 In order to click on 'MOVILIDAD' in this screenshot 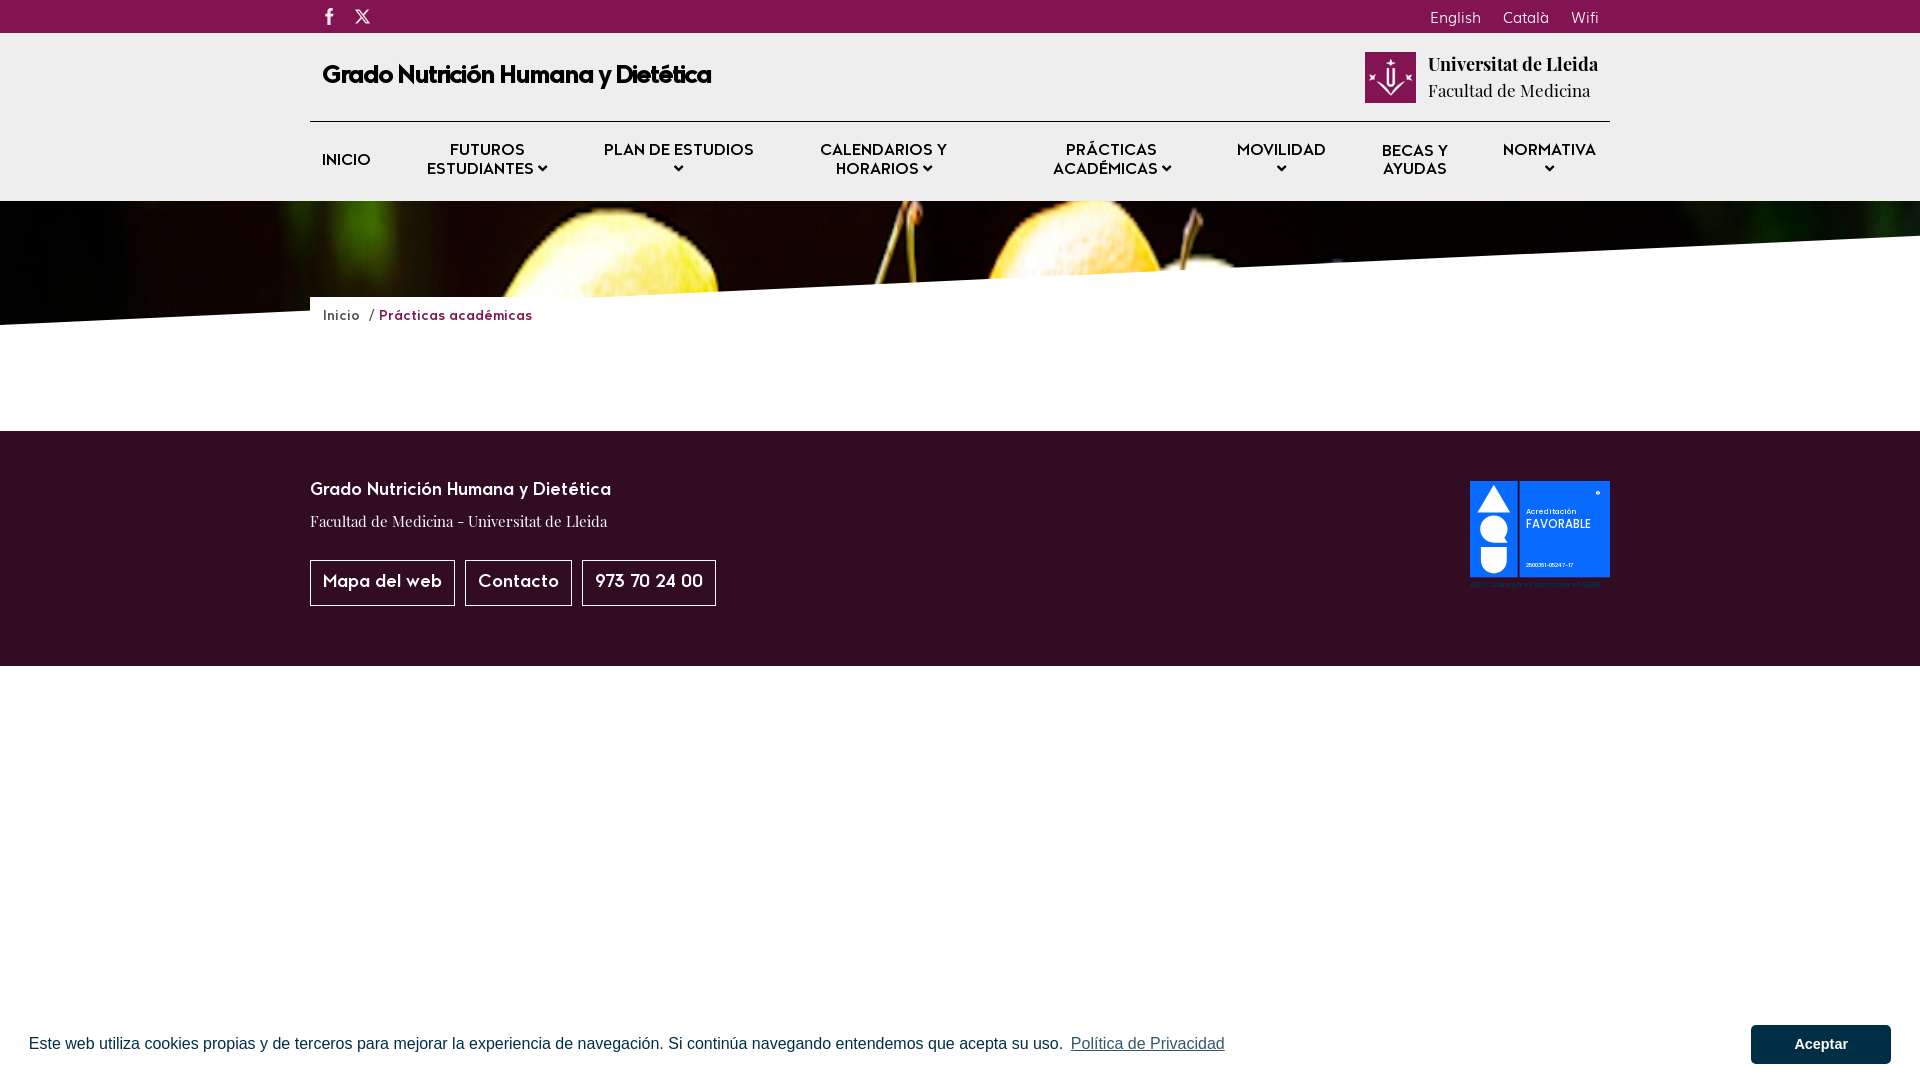, I will do `click(1281, 160)`.